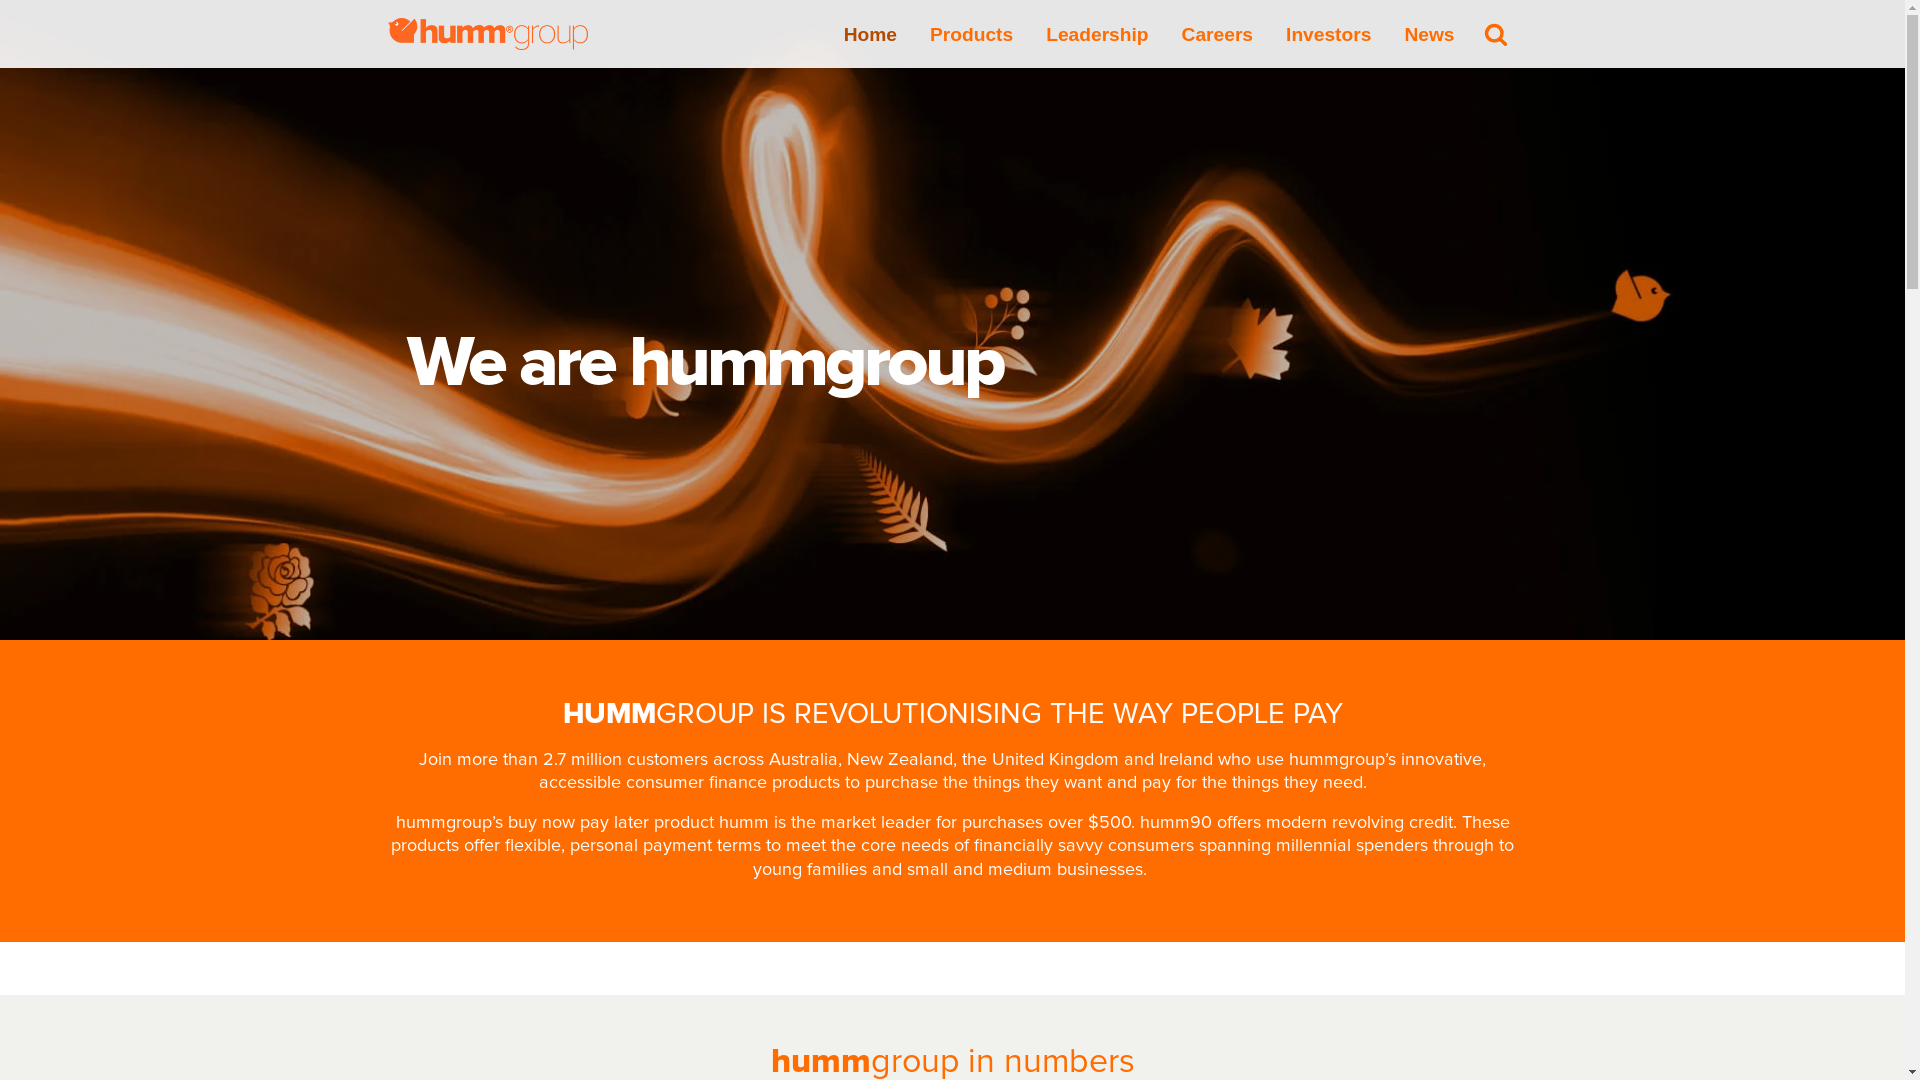 This screenshot has width=1920, height=1080. I want to click on 'News', so click(1428, 33).